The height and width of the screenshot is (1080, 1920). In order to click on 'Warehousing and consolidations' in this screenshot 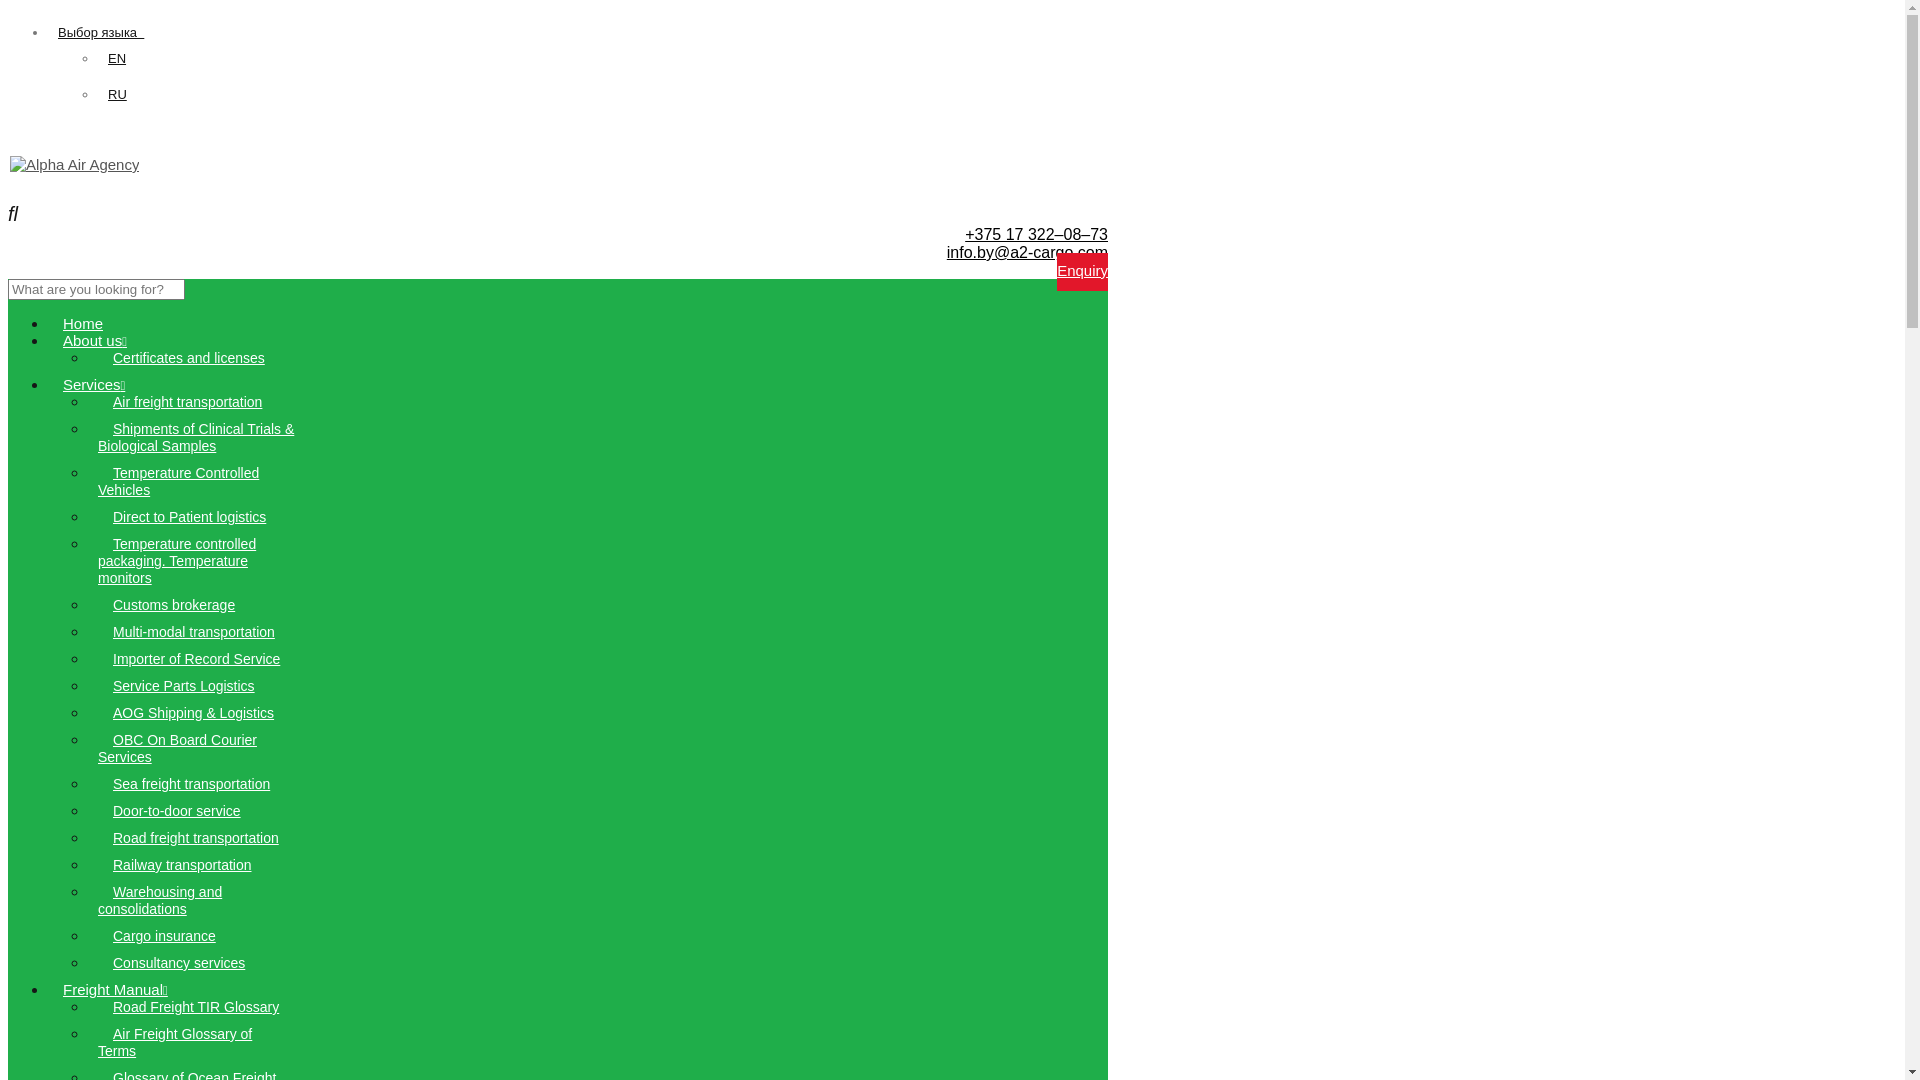, I will do `click(158, 900)`.